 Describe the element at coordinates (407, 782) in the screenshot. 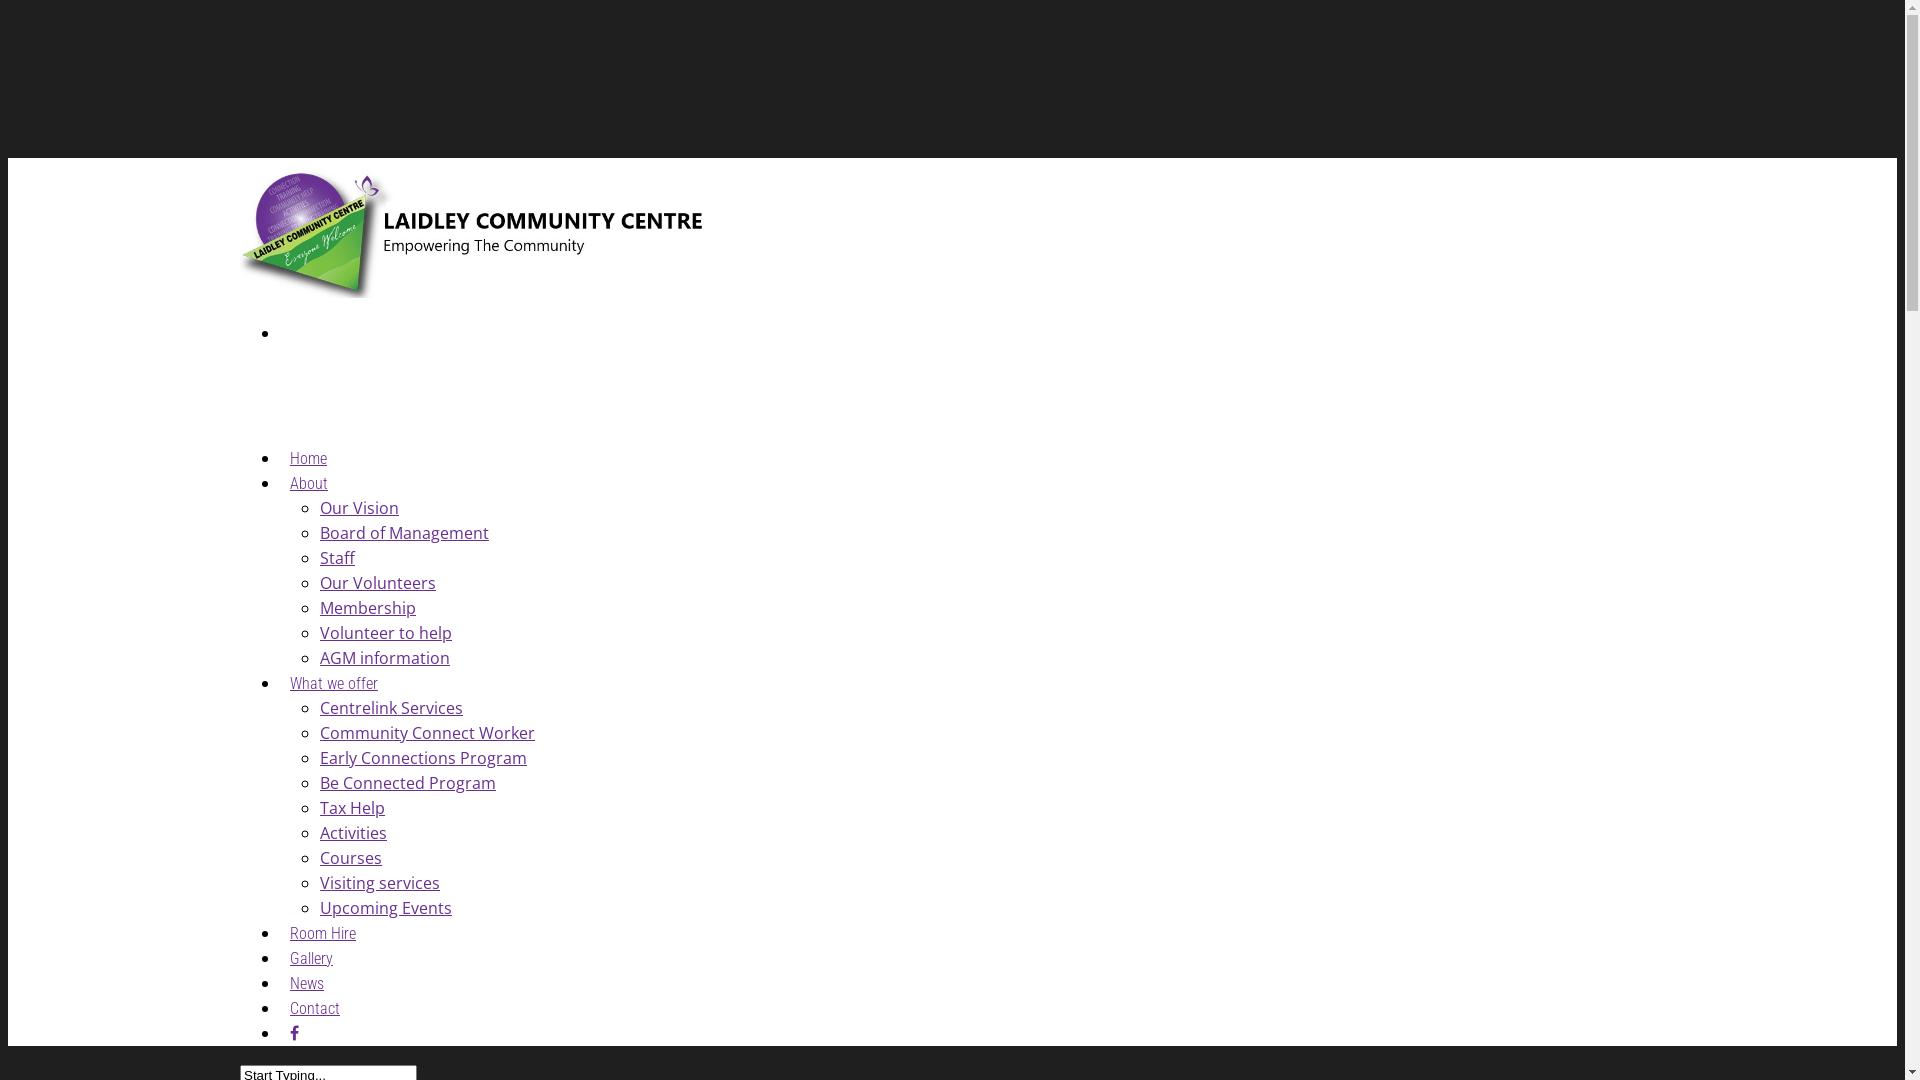

I see `'Be Connected Program'` at that location.